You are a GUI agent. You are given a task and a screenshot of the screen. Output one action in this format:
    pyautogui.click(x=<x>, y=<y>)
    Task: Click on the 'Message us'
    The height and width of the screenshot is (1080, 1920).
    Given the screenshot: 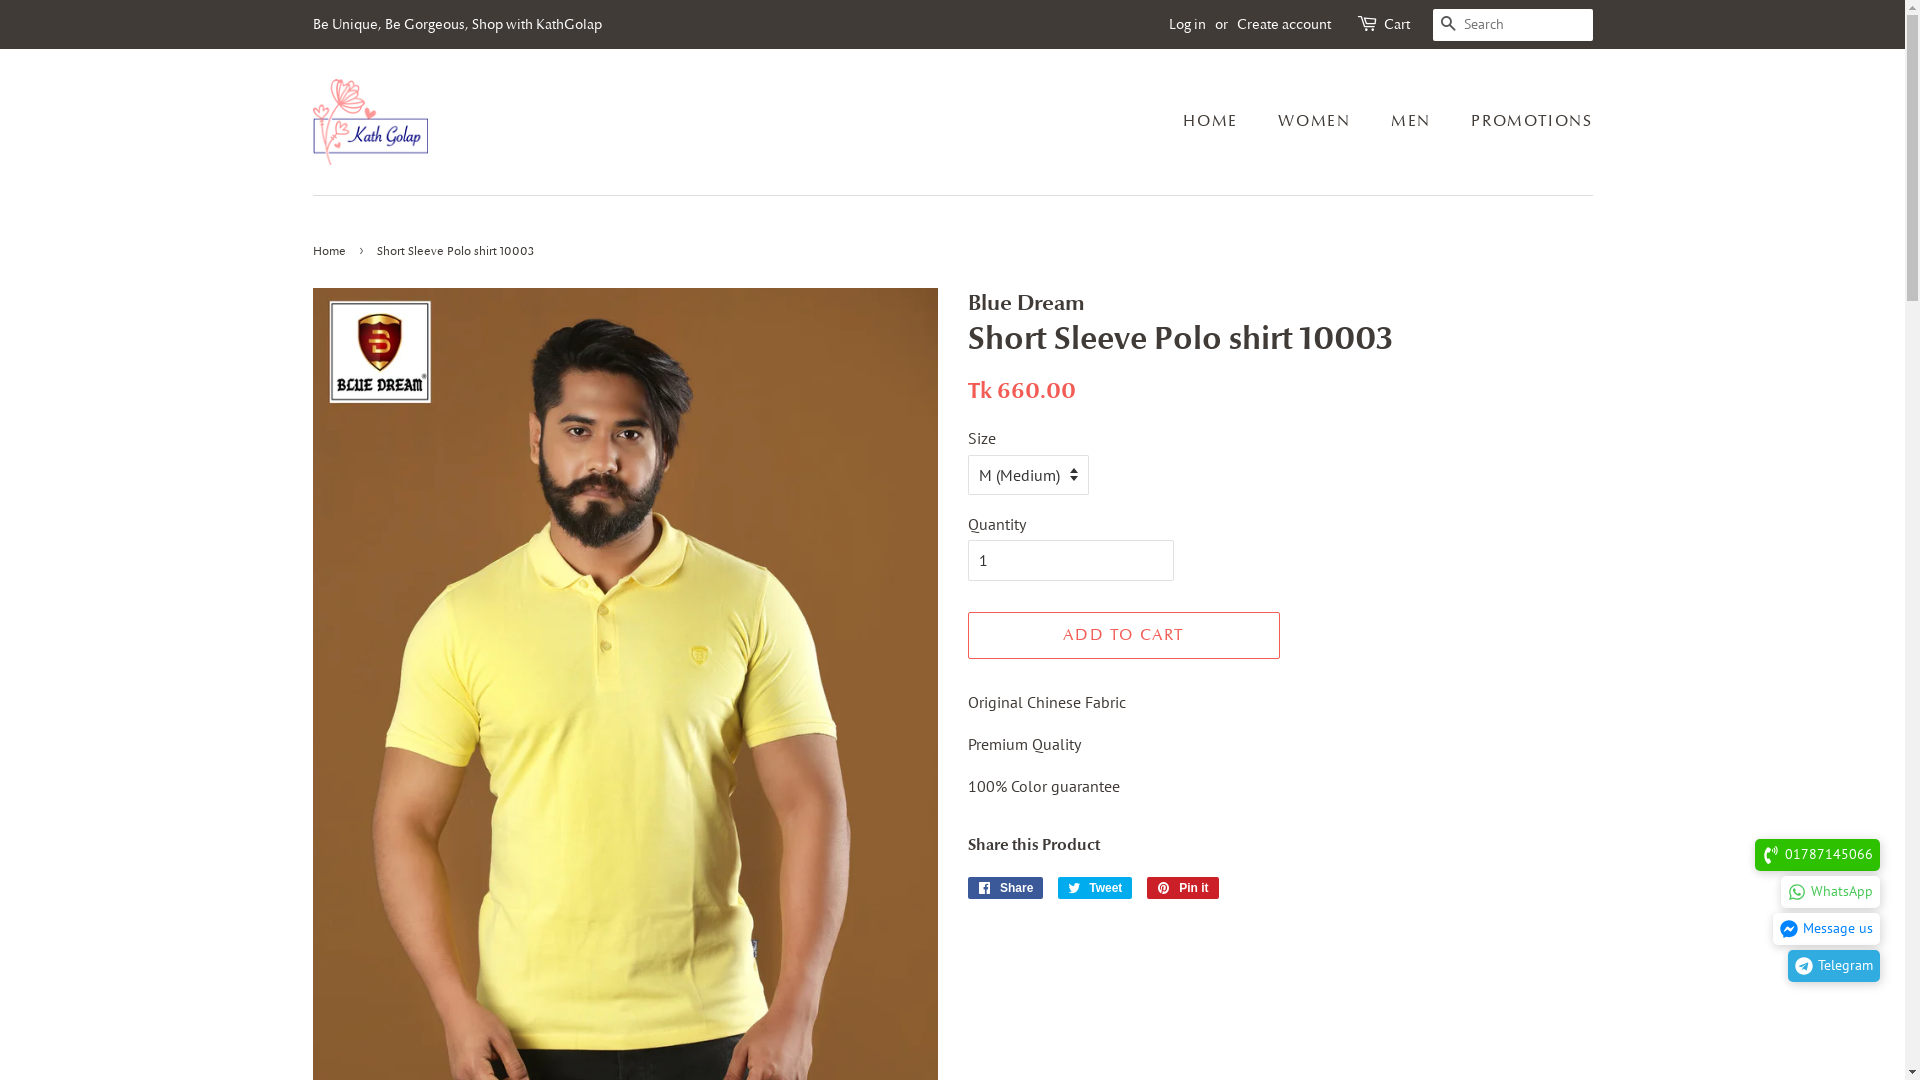 What is the action you would take?
    pyautogui.click(x=1826, y=929)
    